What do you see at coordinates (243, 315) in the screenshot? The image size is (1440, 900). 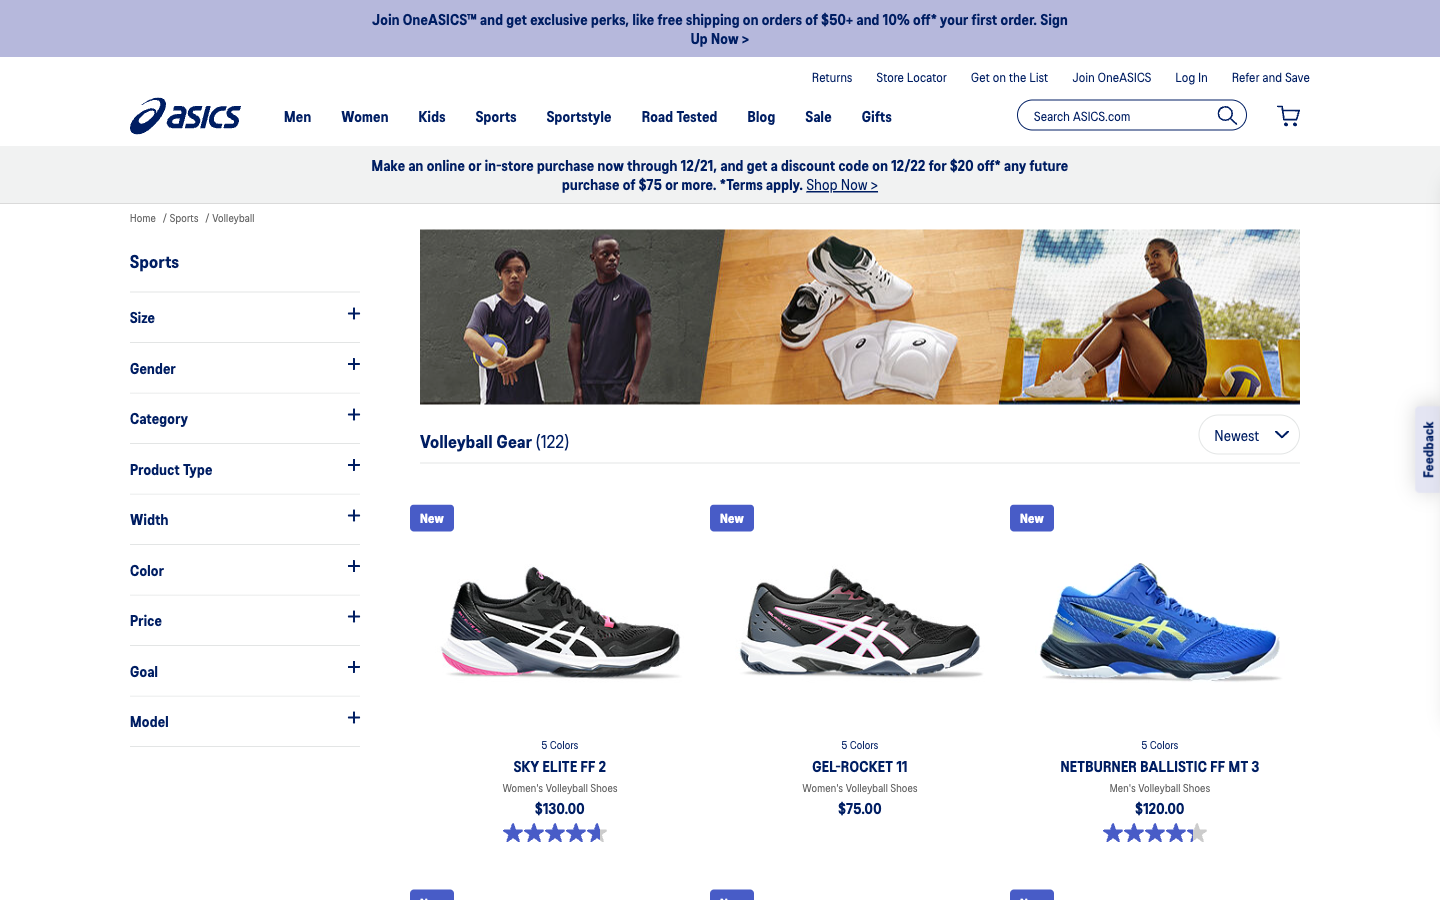 I see `filter based on shoe size` at bounding box center [243, 315].